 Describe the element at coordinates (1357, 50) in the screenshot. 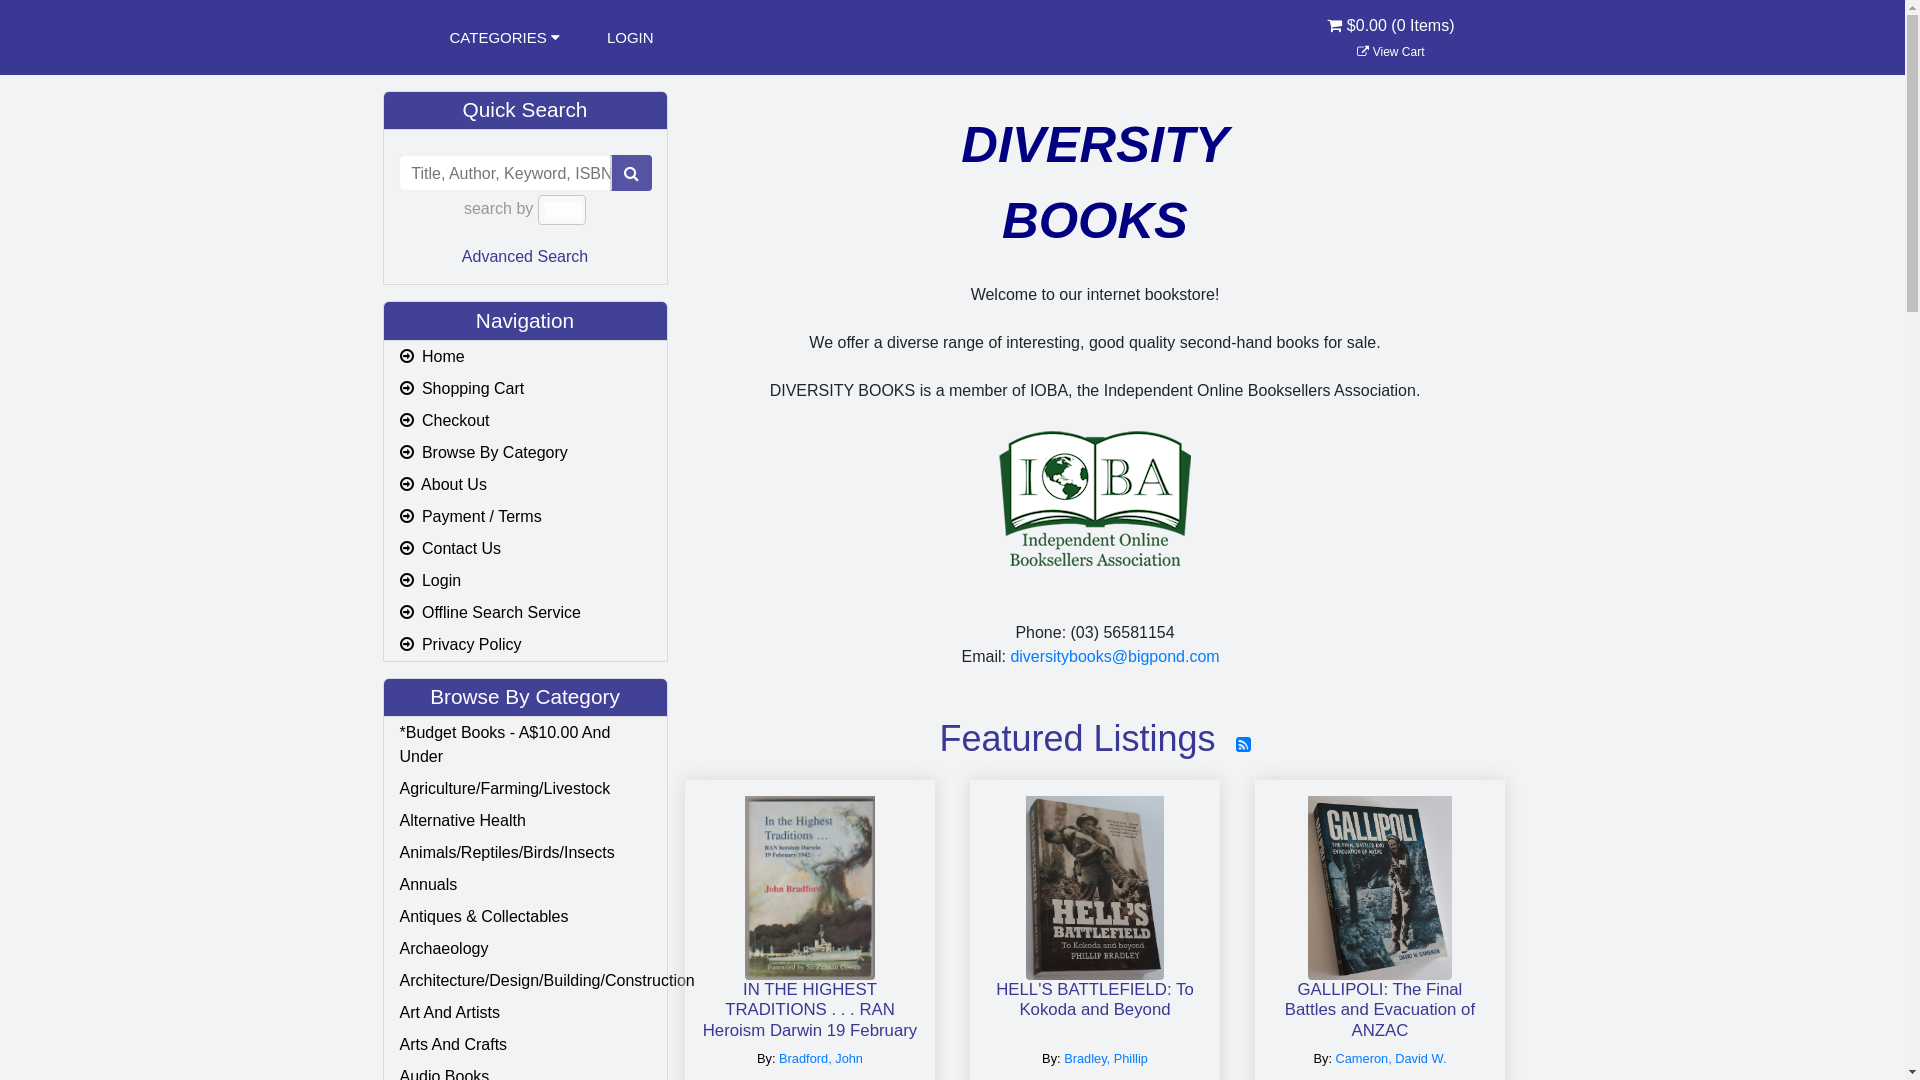

I see `' View Cart'` at that location.